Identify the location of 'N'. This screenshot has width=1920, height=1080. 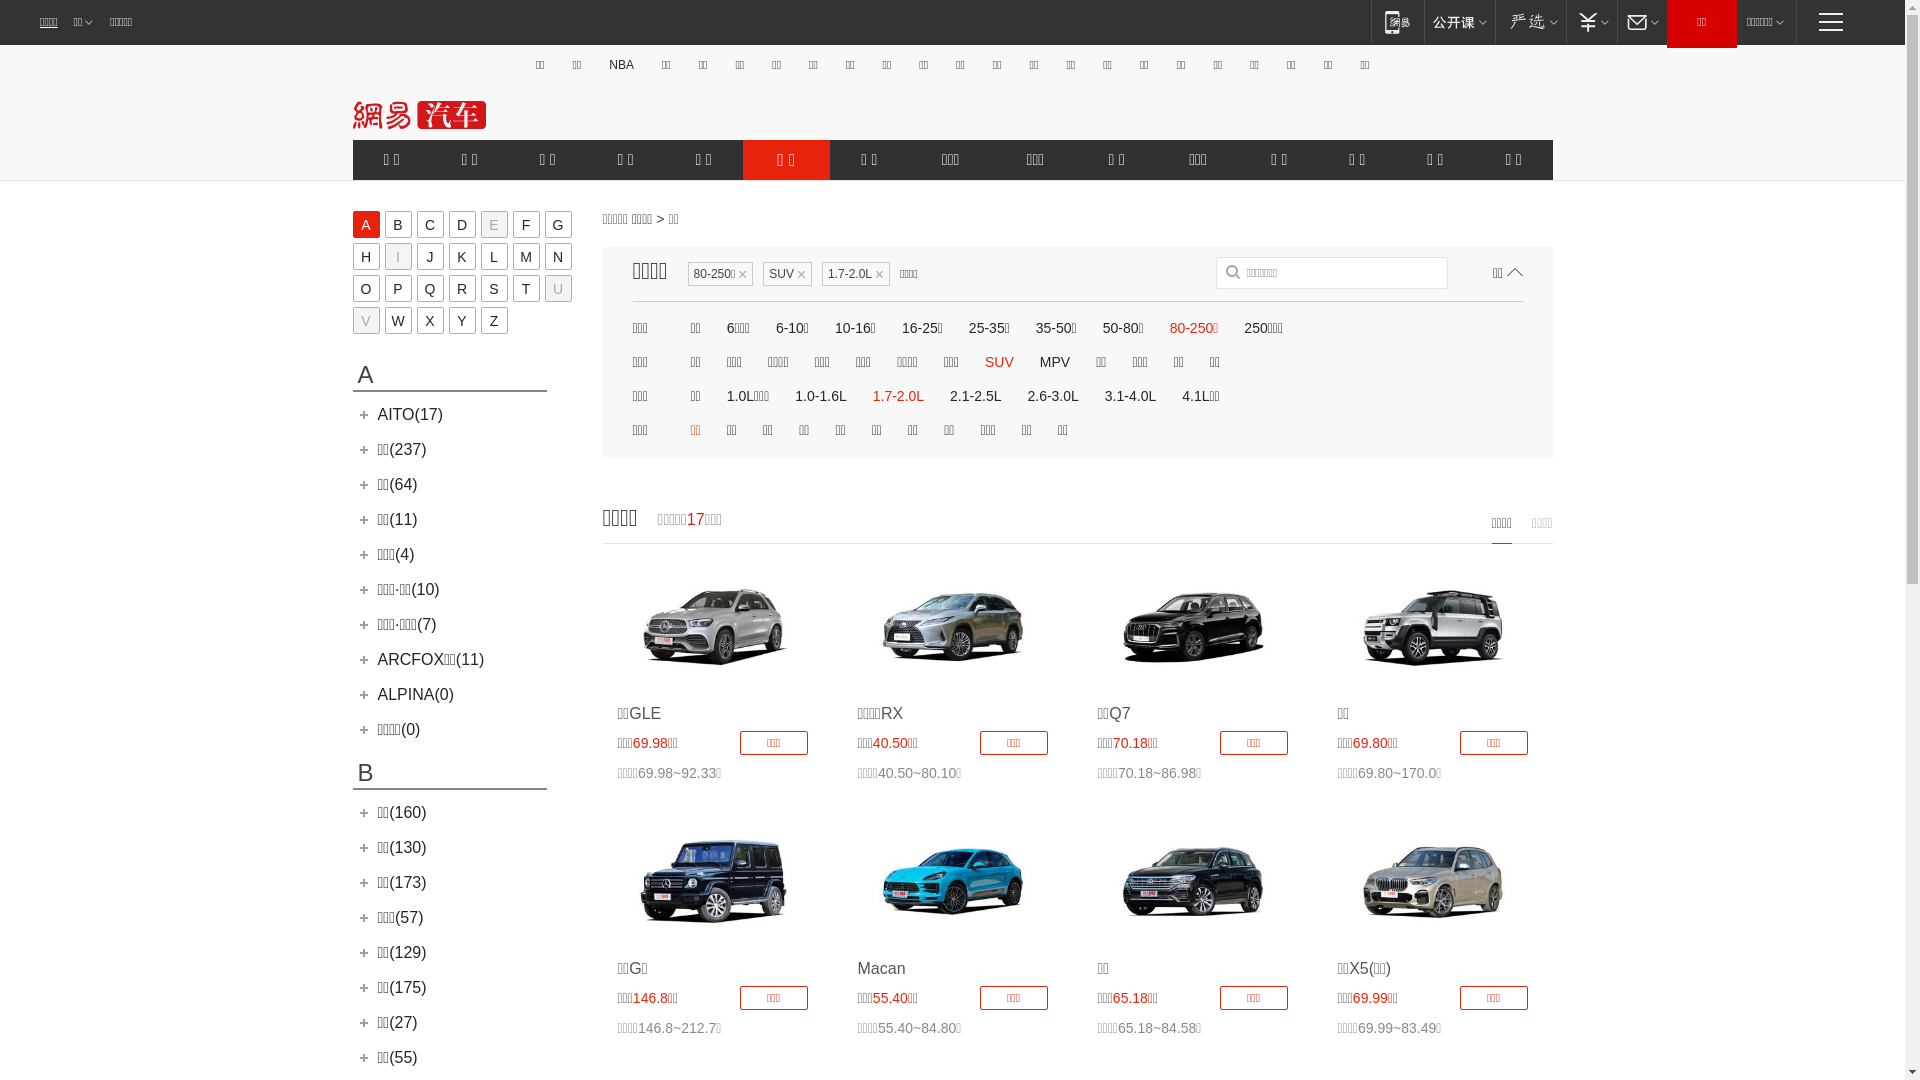
(557, 255).